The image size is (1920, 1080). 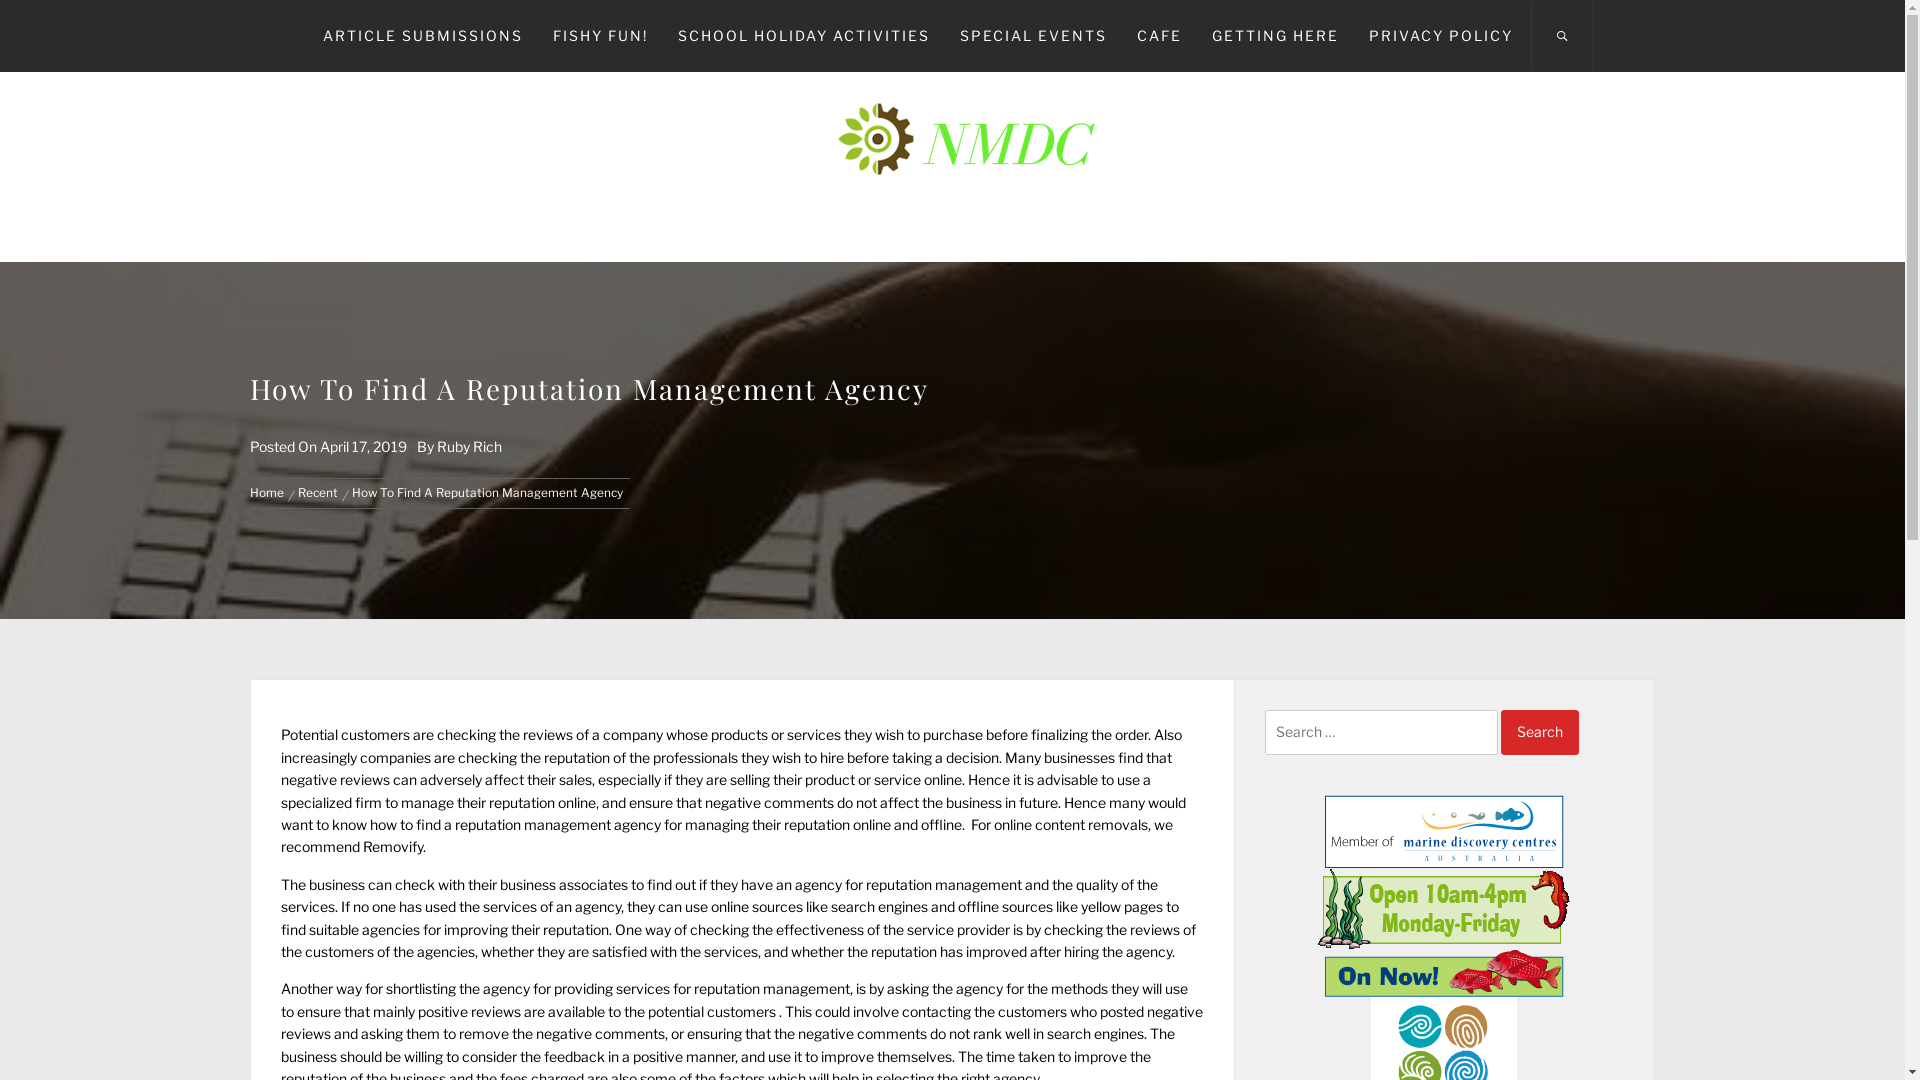 I want to click on 'SCHOOL HOLIDAY ACTIVITIES', so click(x=802, y=35).